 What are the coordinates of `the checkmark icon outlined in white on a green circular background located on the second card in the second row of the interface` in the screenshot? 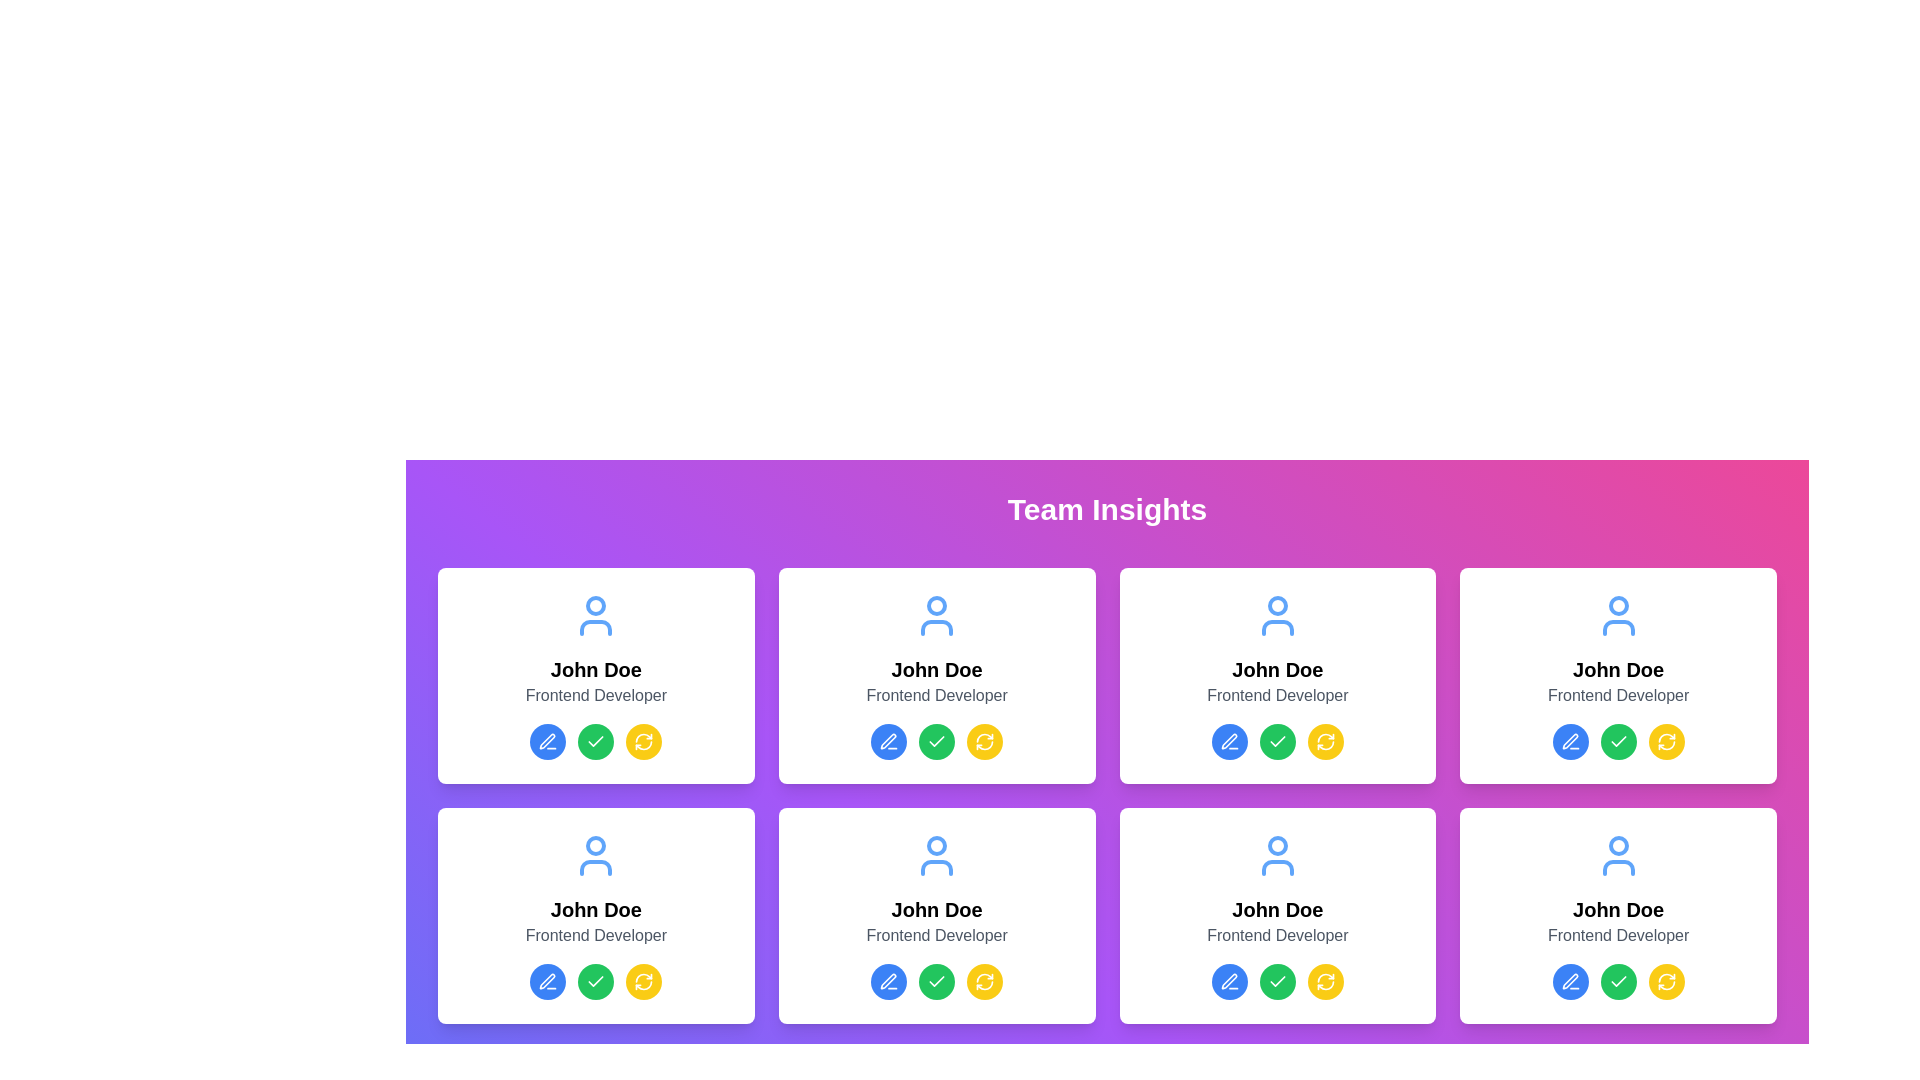 It's located at (936, 741).